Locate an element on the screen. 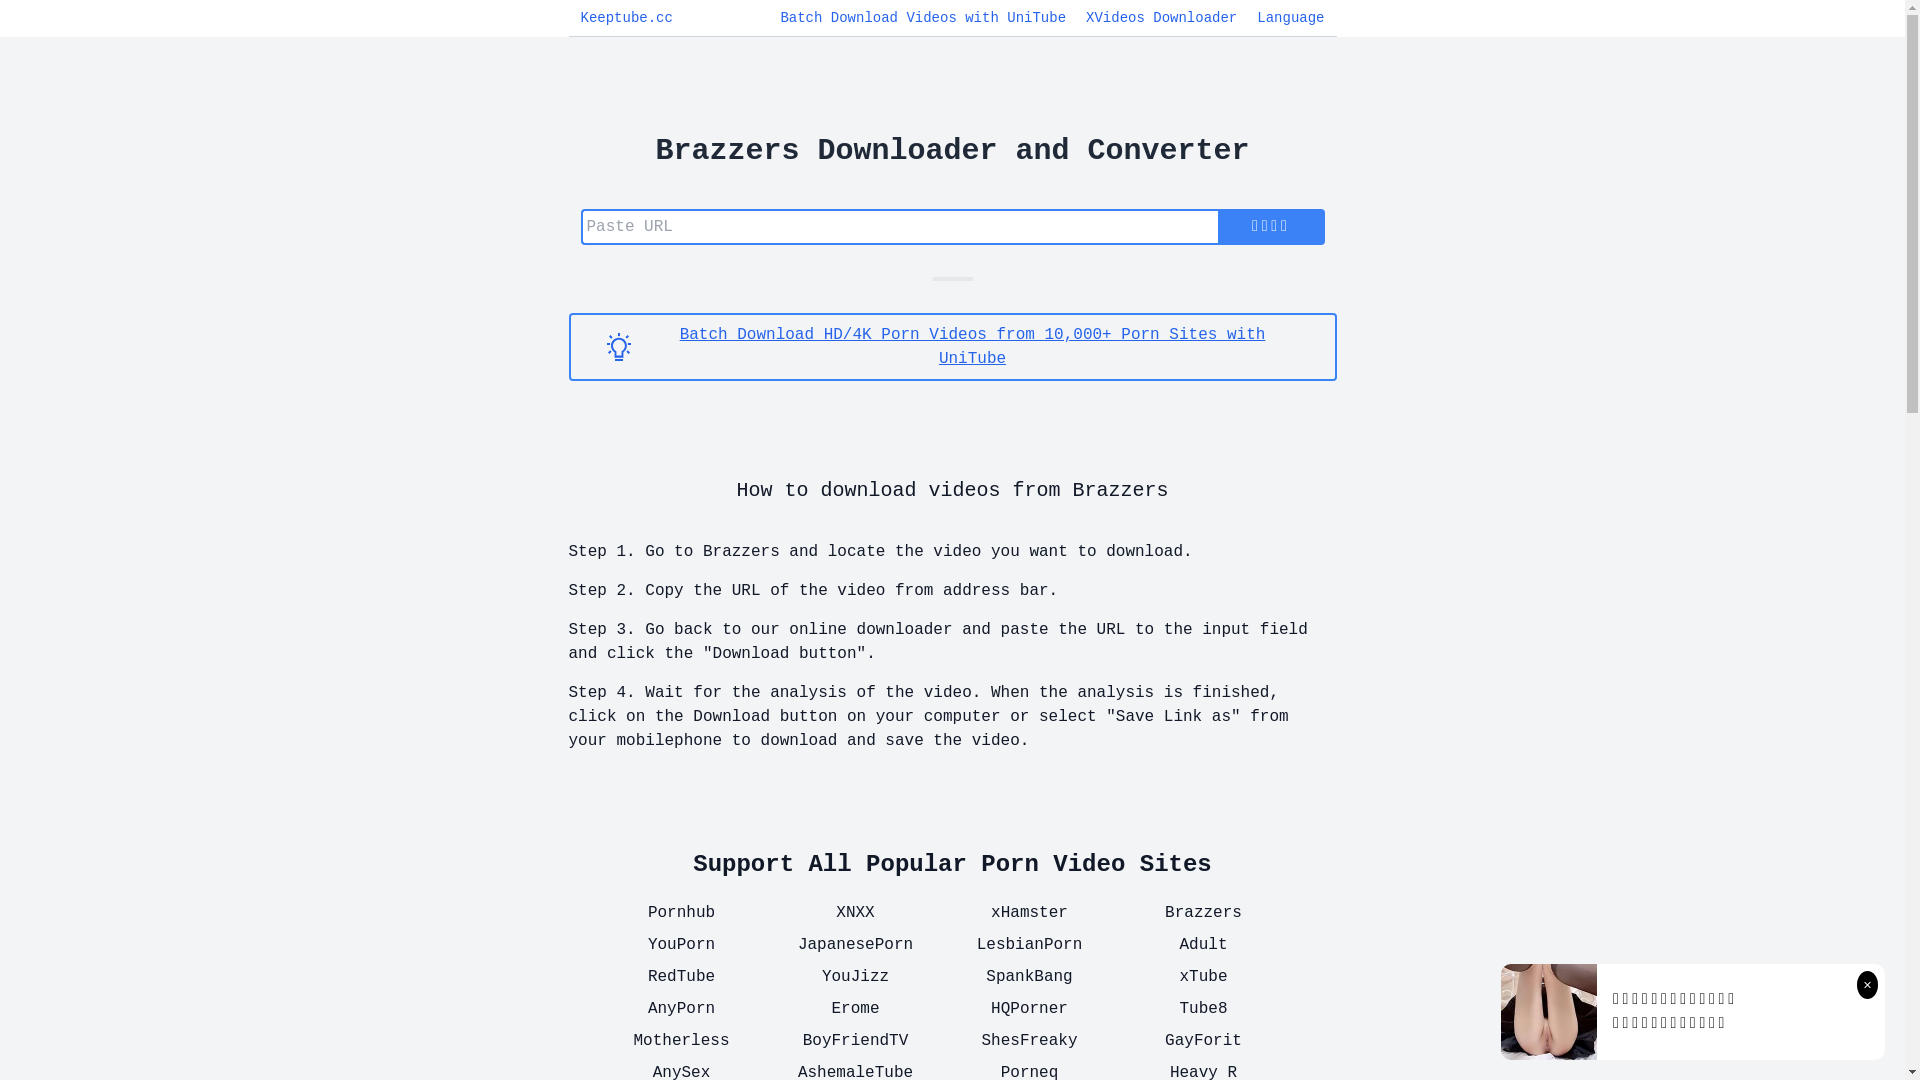  'LesbianPorn' is located at coordinates (1028, 945).